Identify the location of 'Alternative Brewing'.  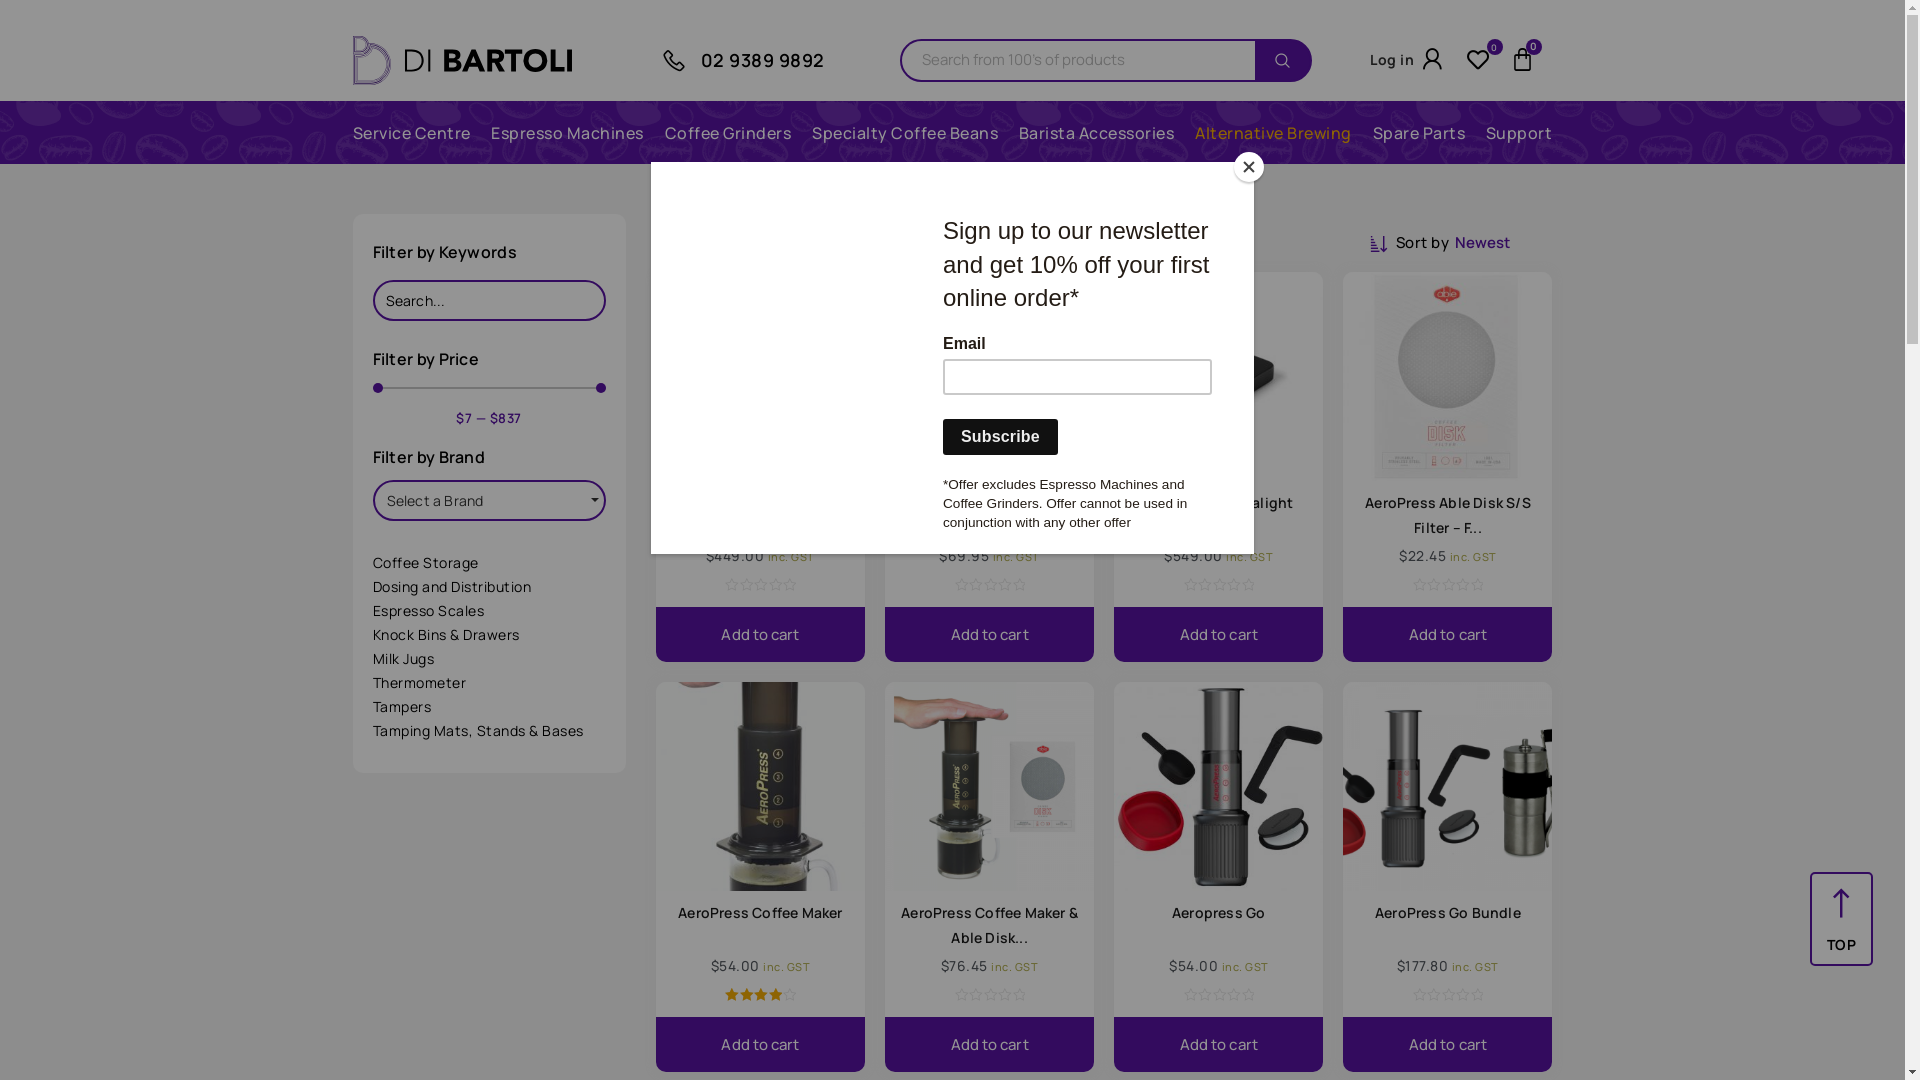
(1272, 132).